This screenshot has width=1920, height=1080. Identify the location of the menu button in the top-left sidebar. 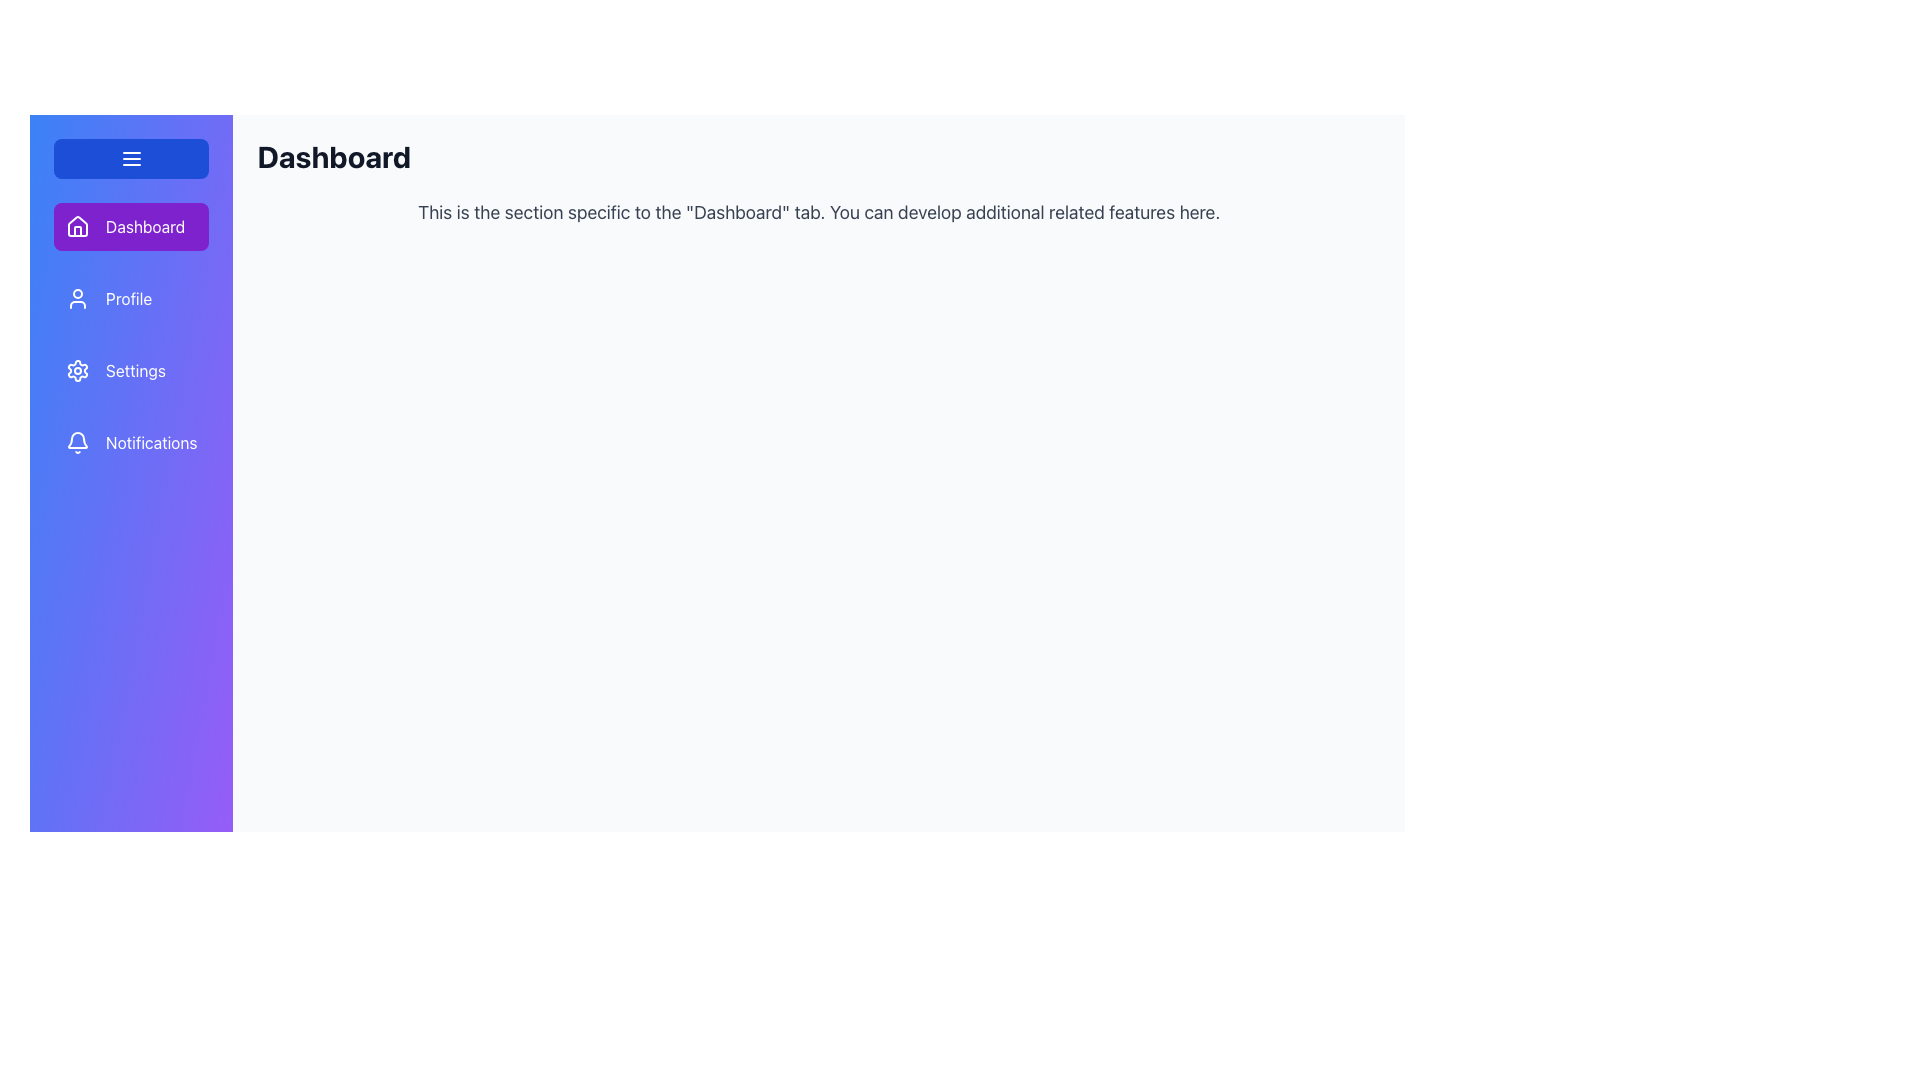
(130, 157).